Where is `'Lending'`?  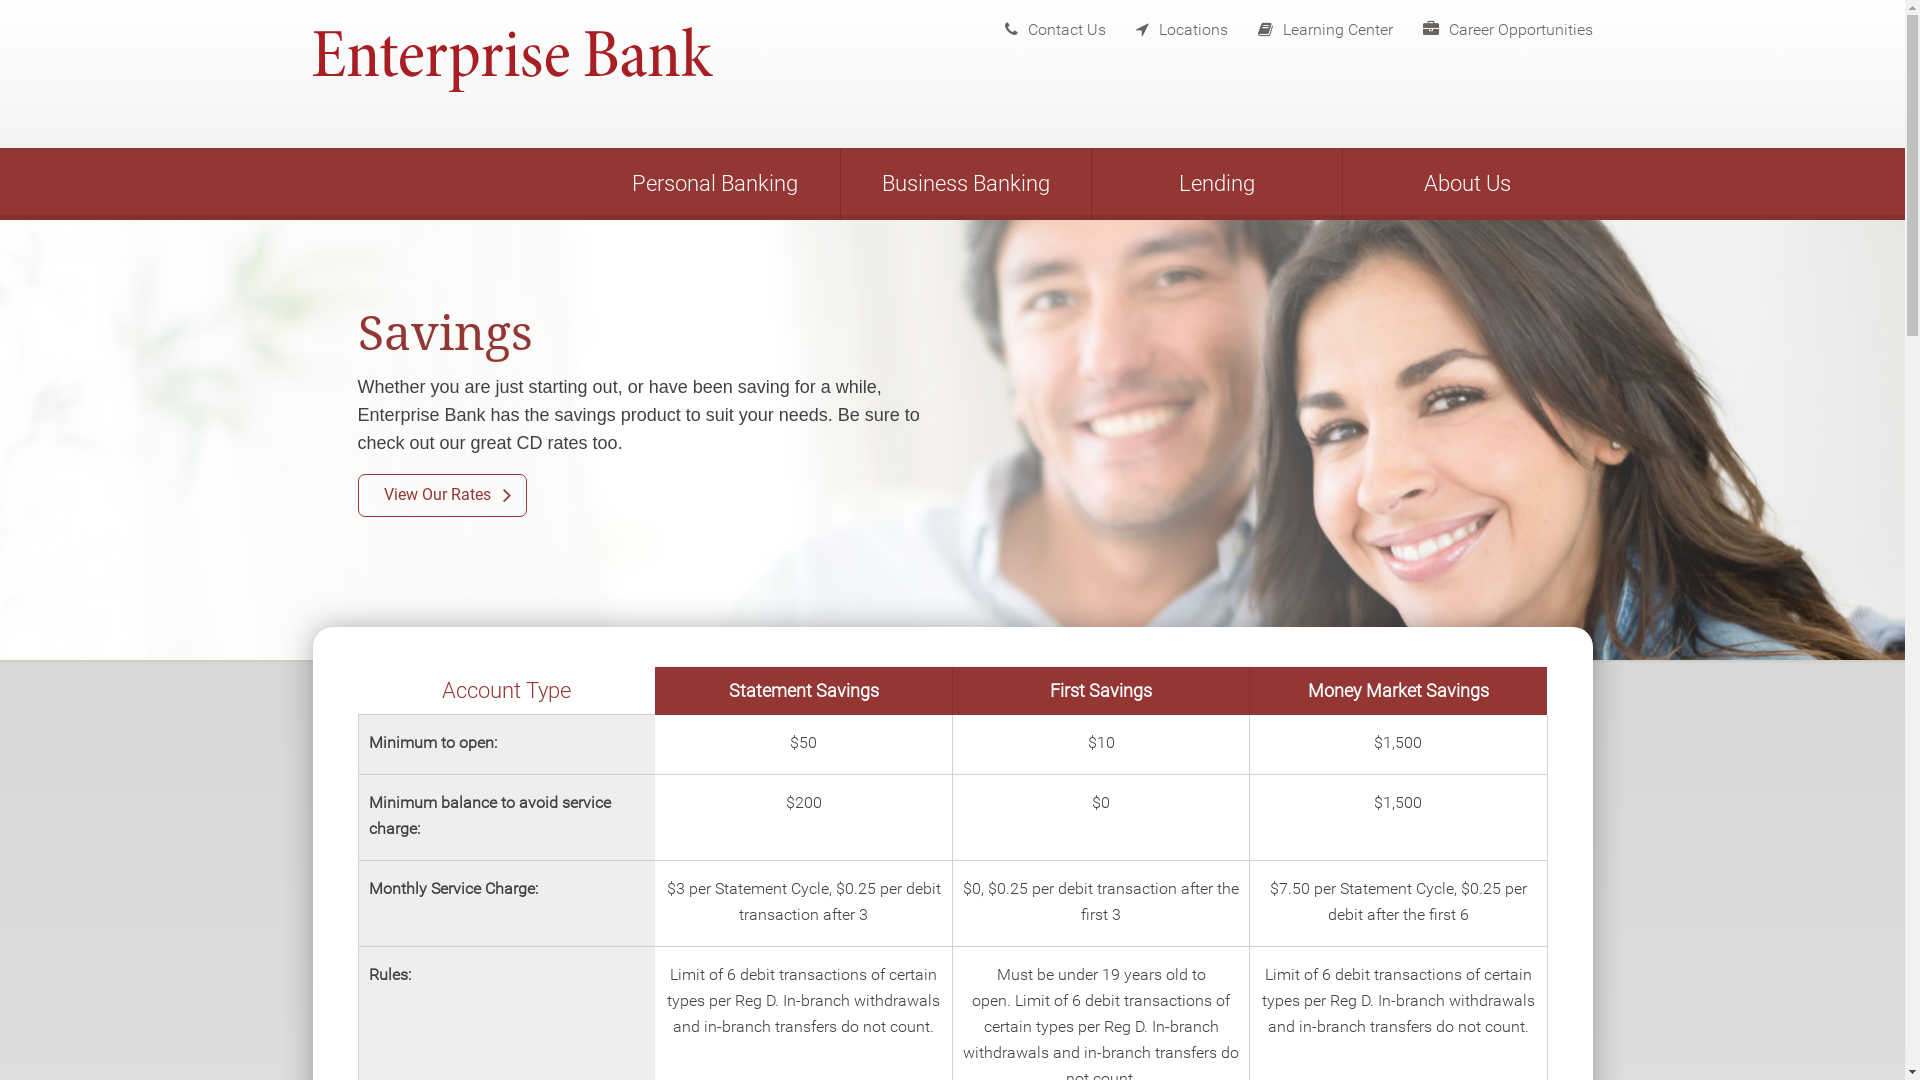
'Lending' is located at coordinates (1090, 184).